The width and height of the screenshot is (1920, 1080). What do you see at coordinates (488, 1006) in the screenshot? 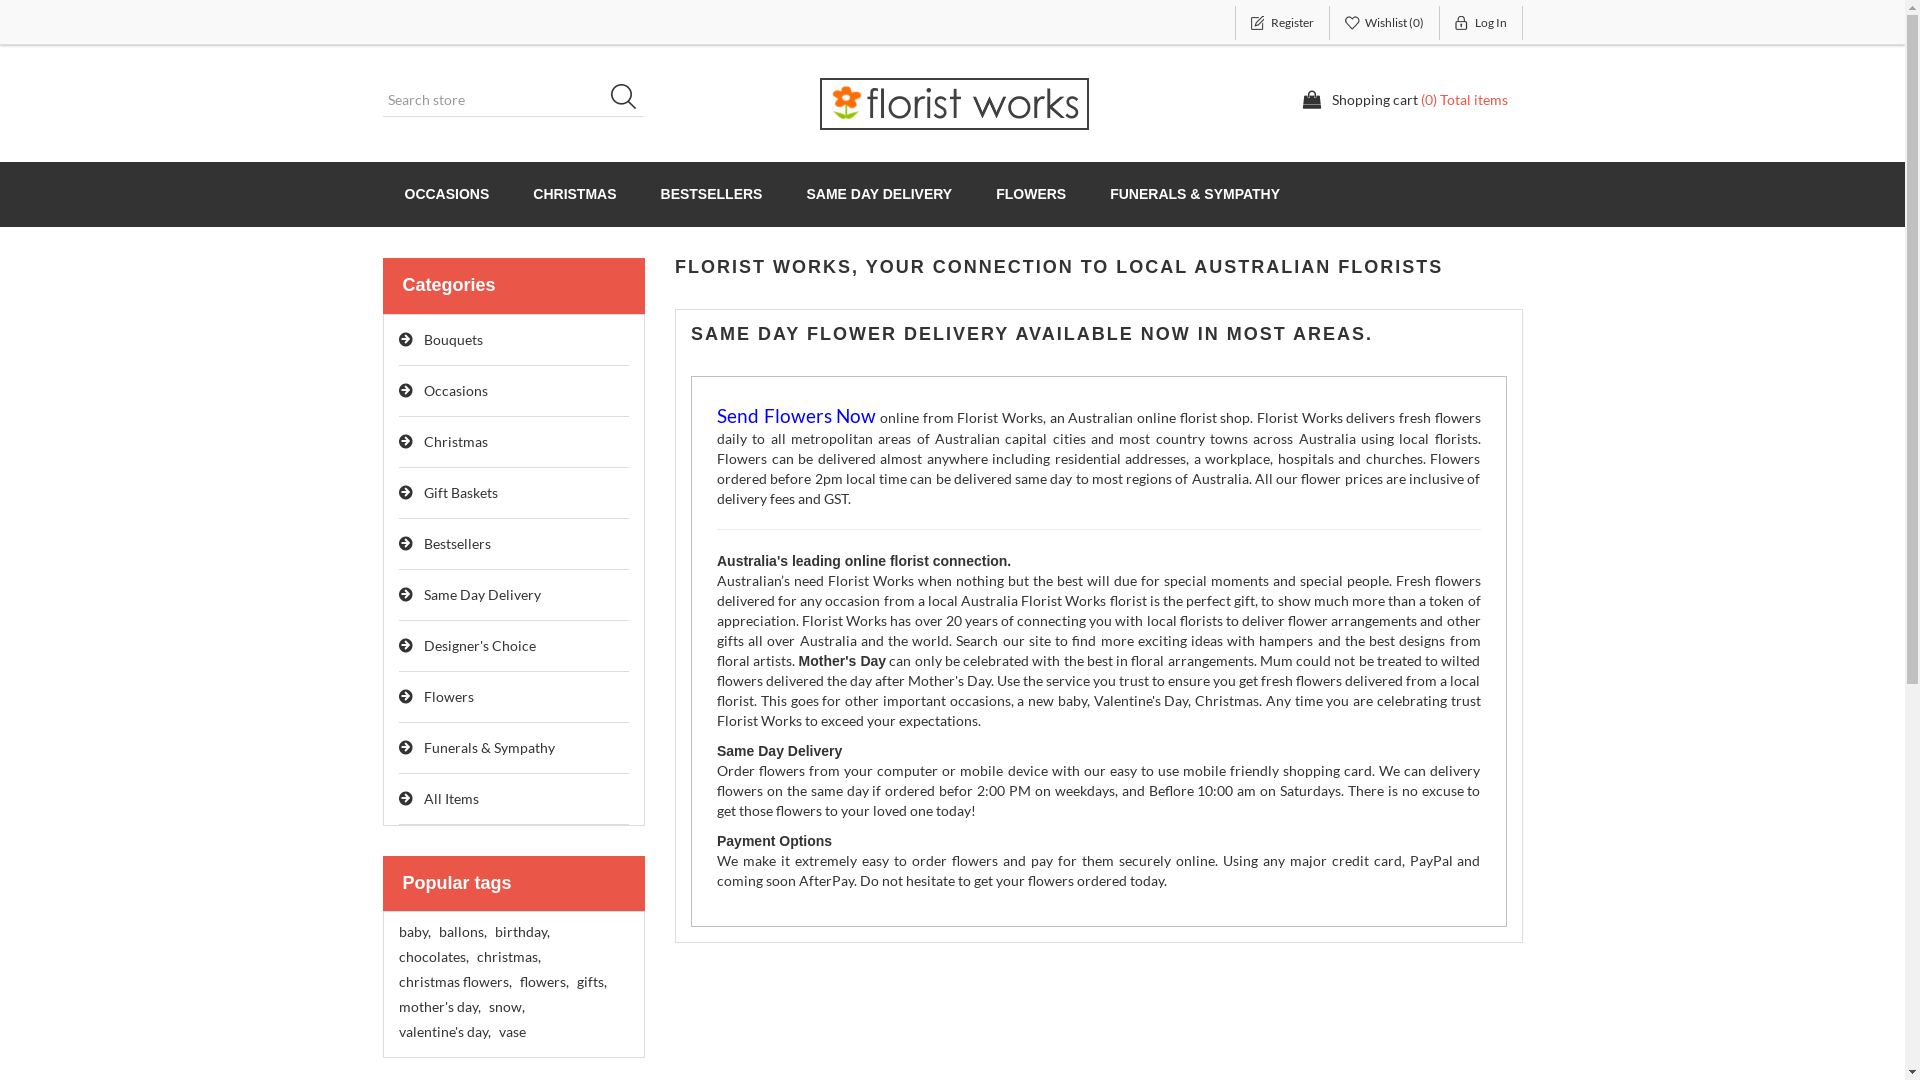
I see `'snow,'` at bounding box center [488, 1006].